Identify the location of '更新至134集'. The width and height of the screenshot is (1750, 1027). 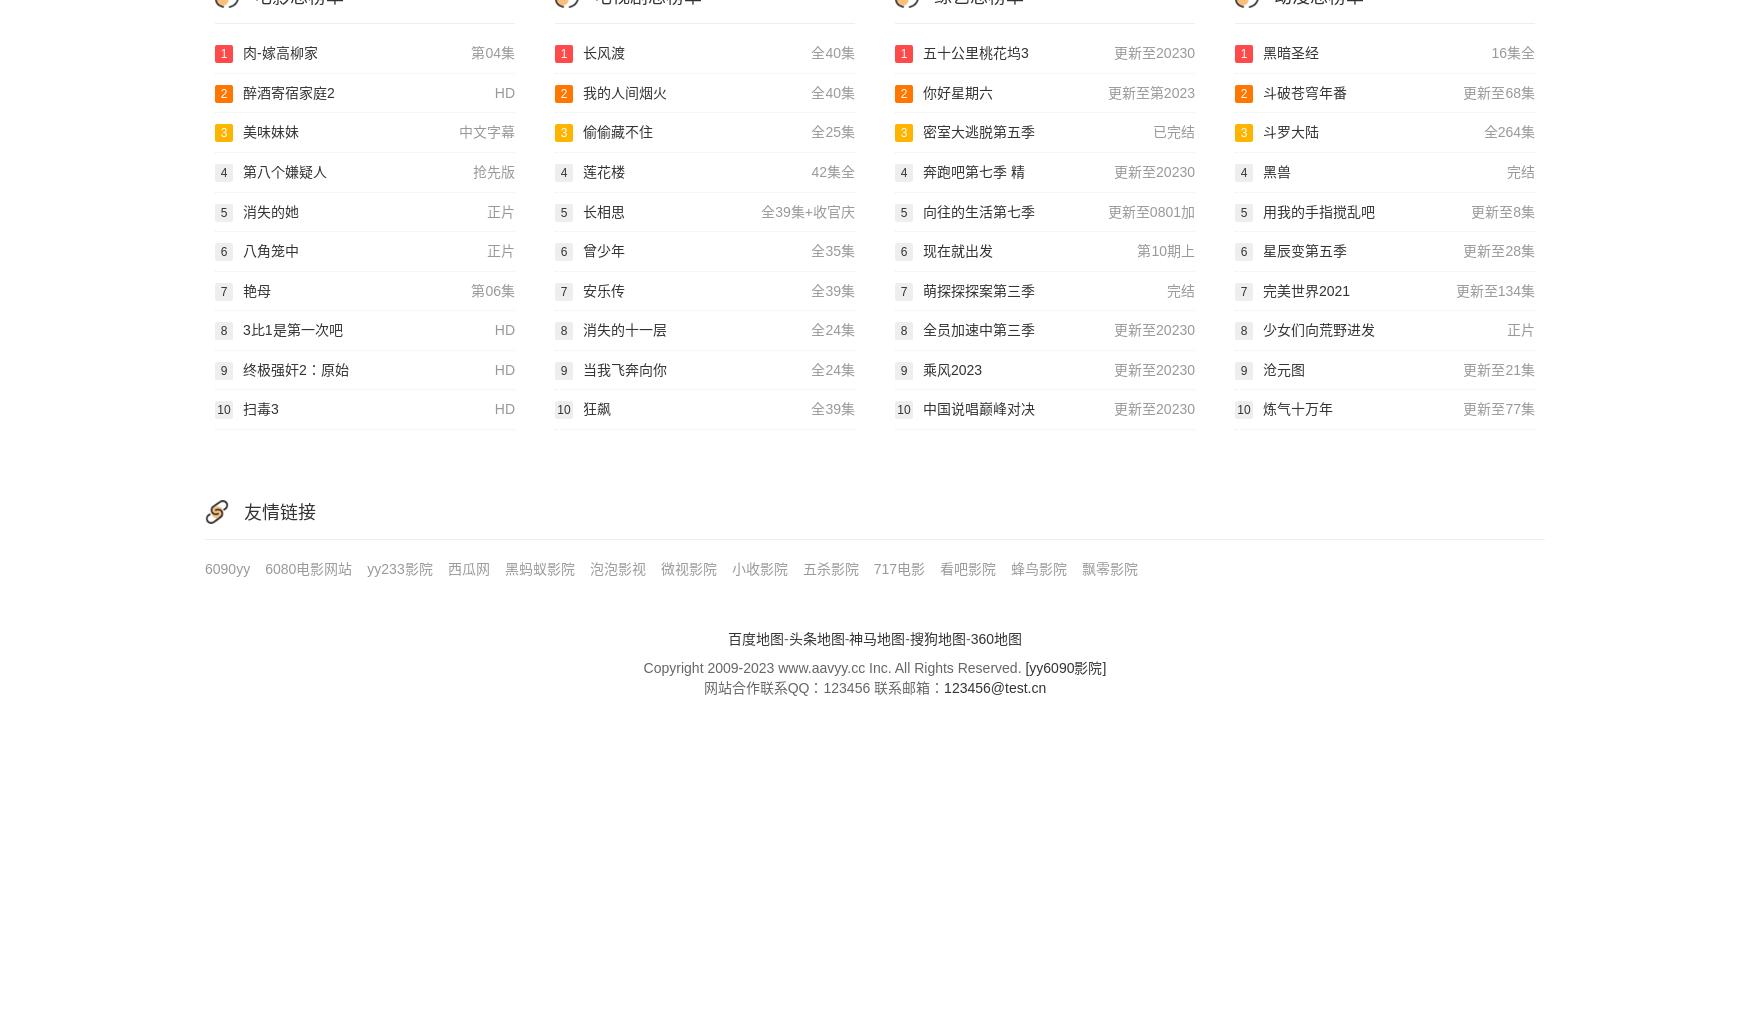
(1495, 289).